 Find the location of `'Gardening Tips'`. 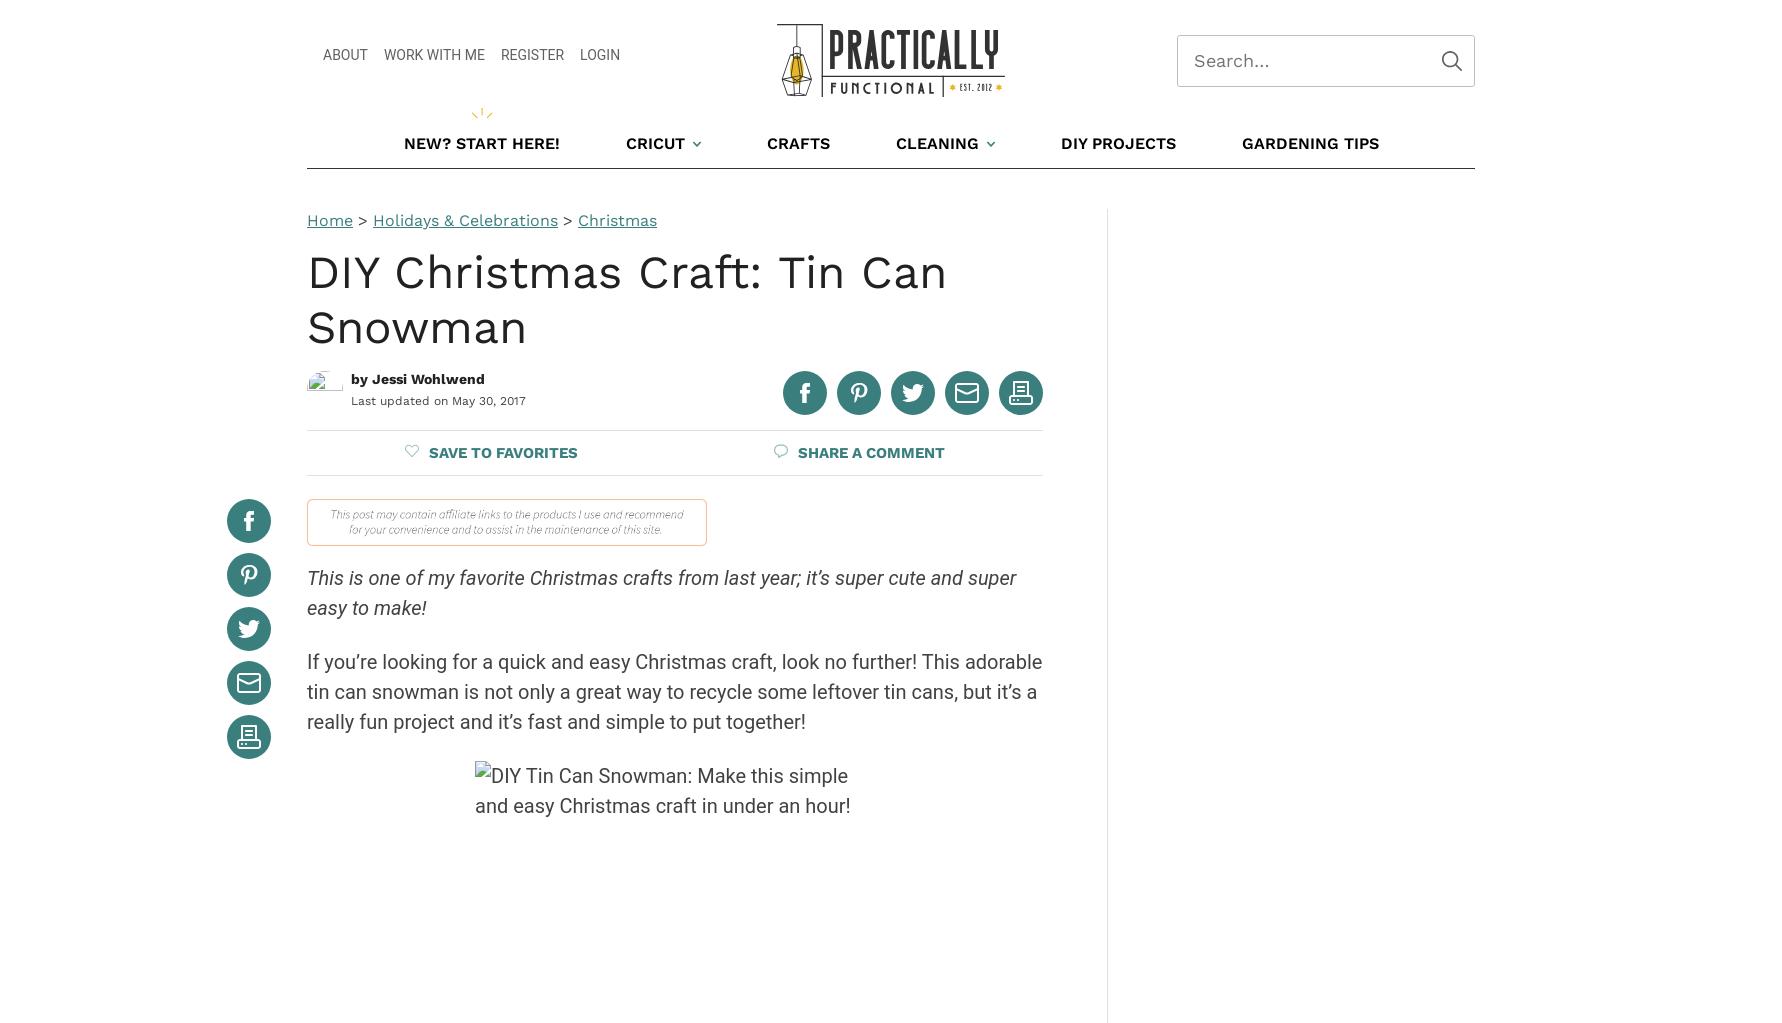

'Gardening Tips' is located at coordinates (1309, 142).